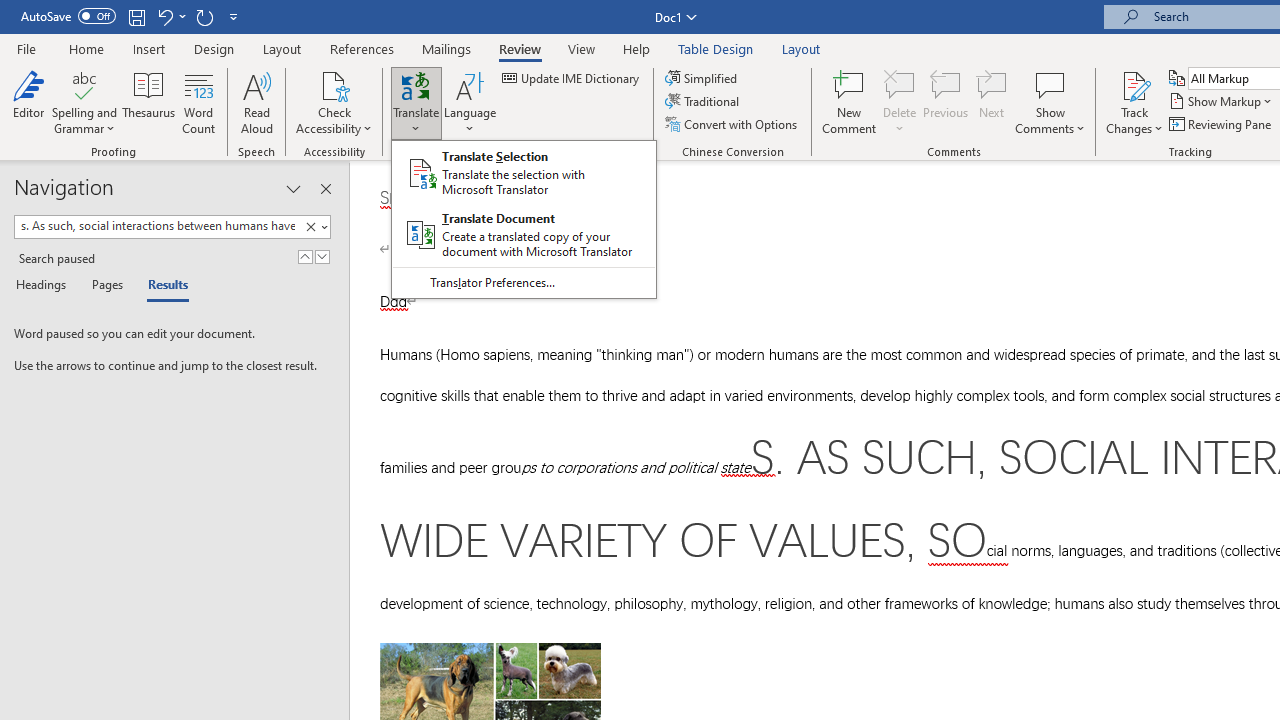 Image resolution: width=1280 pixels, height=720 pixels. I want to click on 'Check Accessibility', so click(334, 84).